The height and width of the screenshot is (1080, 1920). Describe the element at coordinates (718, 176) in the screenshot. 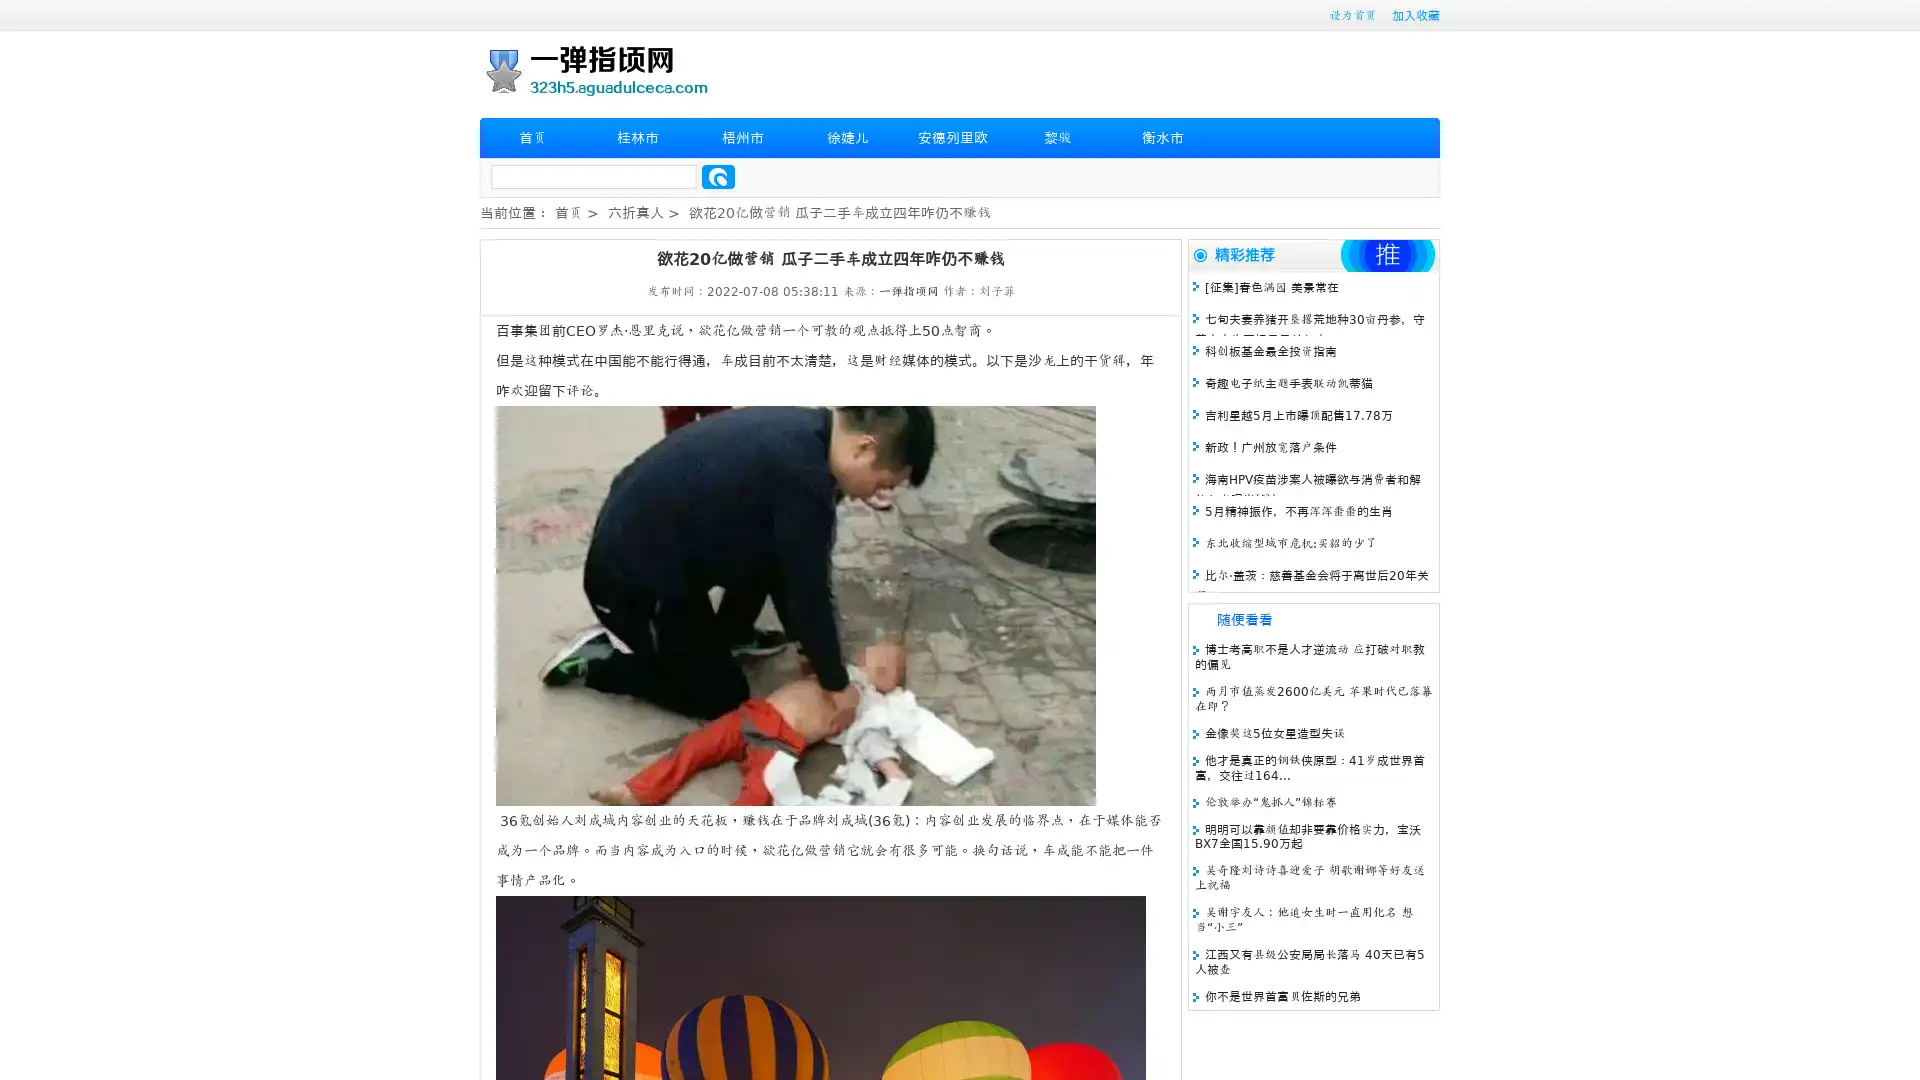

I see `Search` at that location.